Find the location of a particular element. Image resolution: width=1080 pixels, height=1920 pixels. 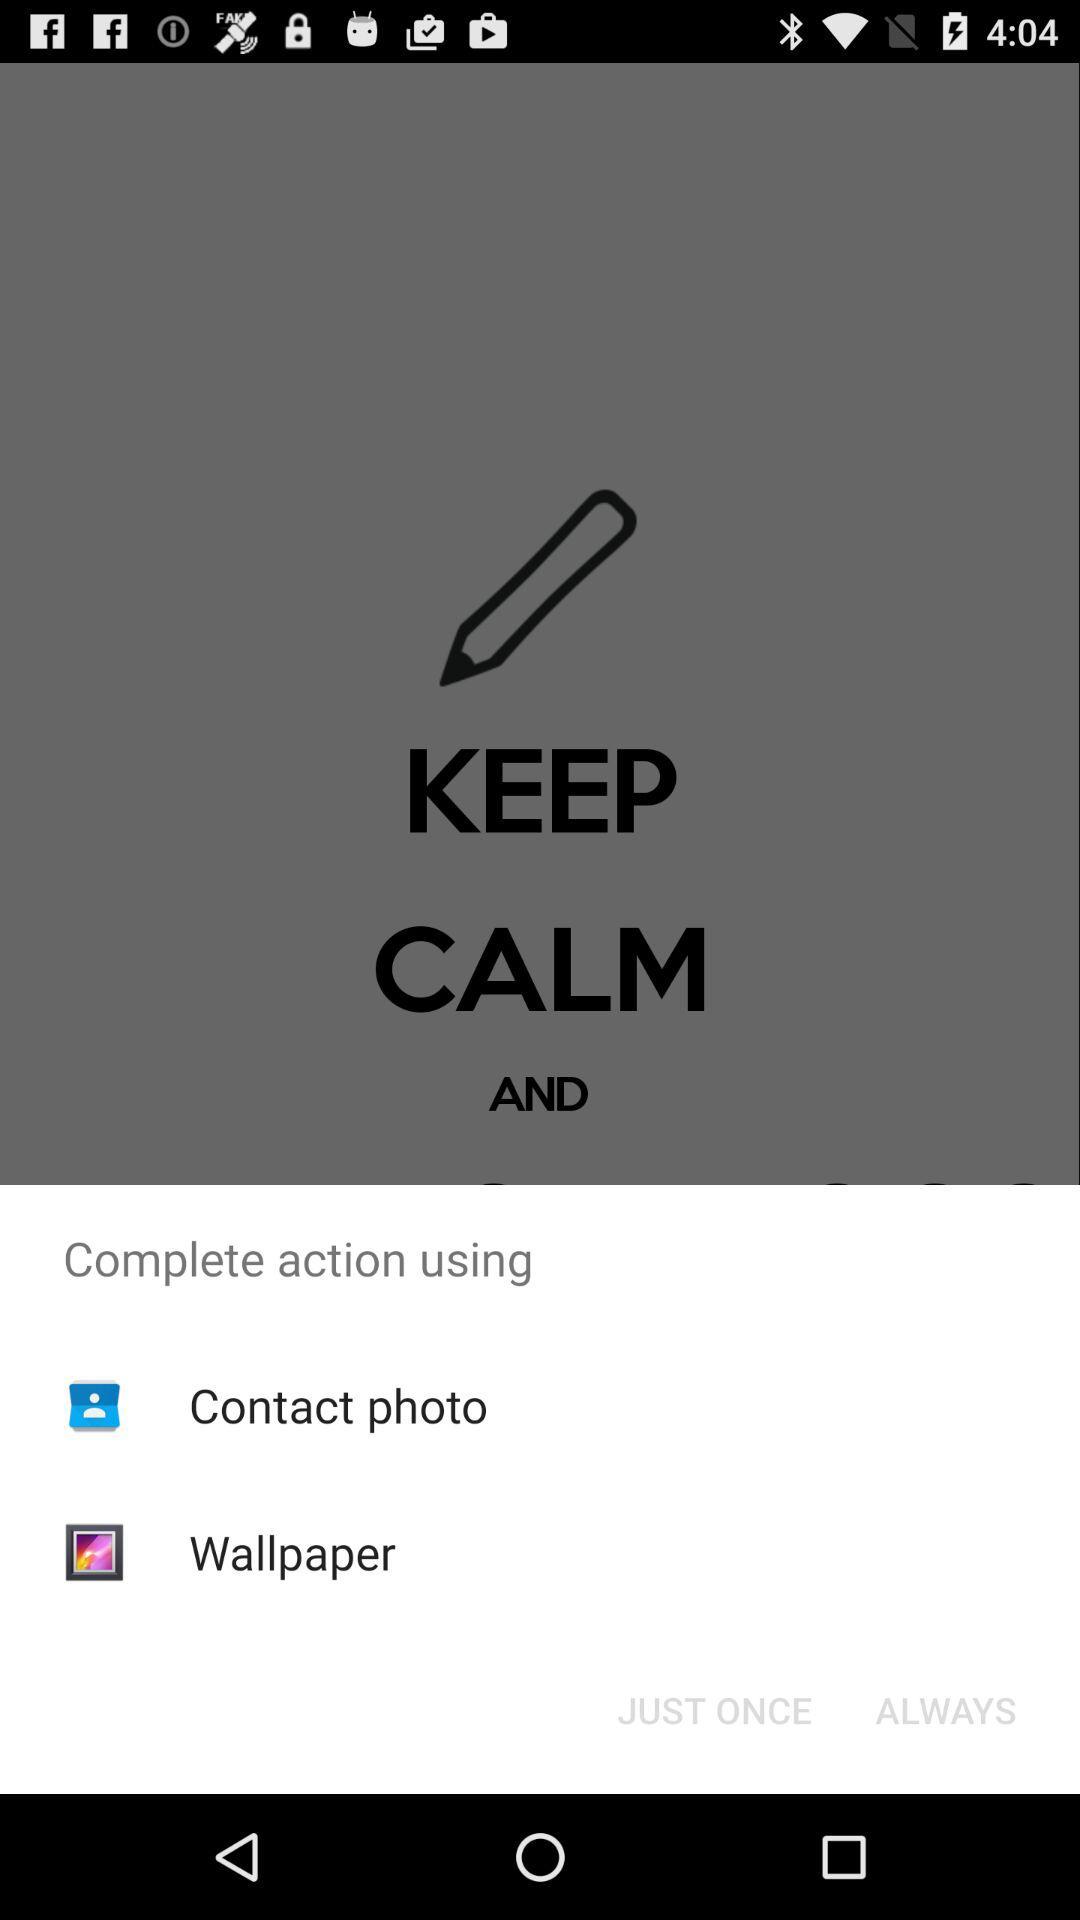

item above the wallpaper item is located at coordinates (337, 1404).